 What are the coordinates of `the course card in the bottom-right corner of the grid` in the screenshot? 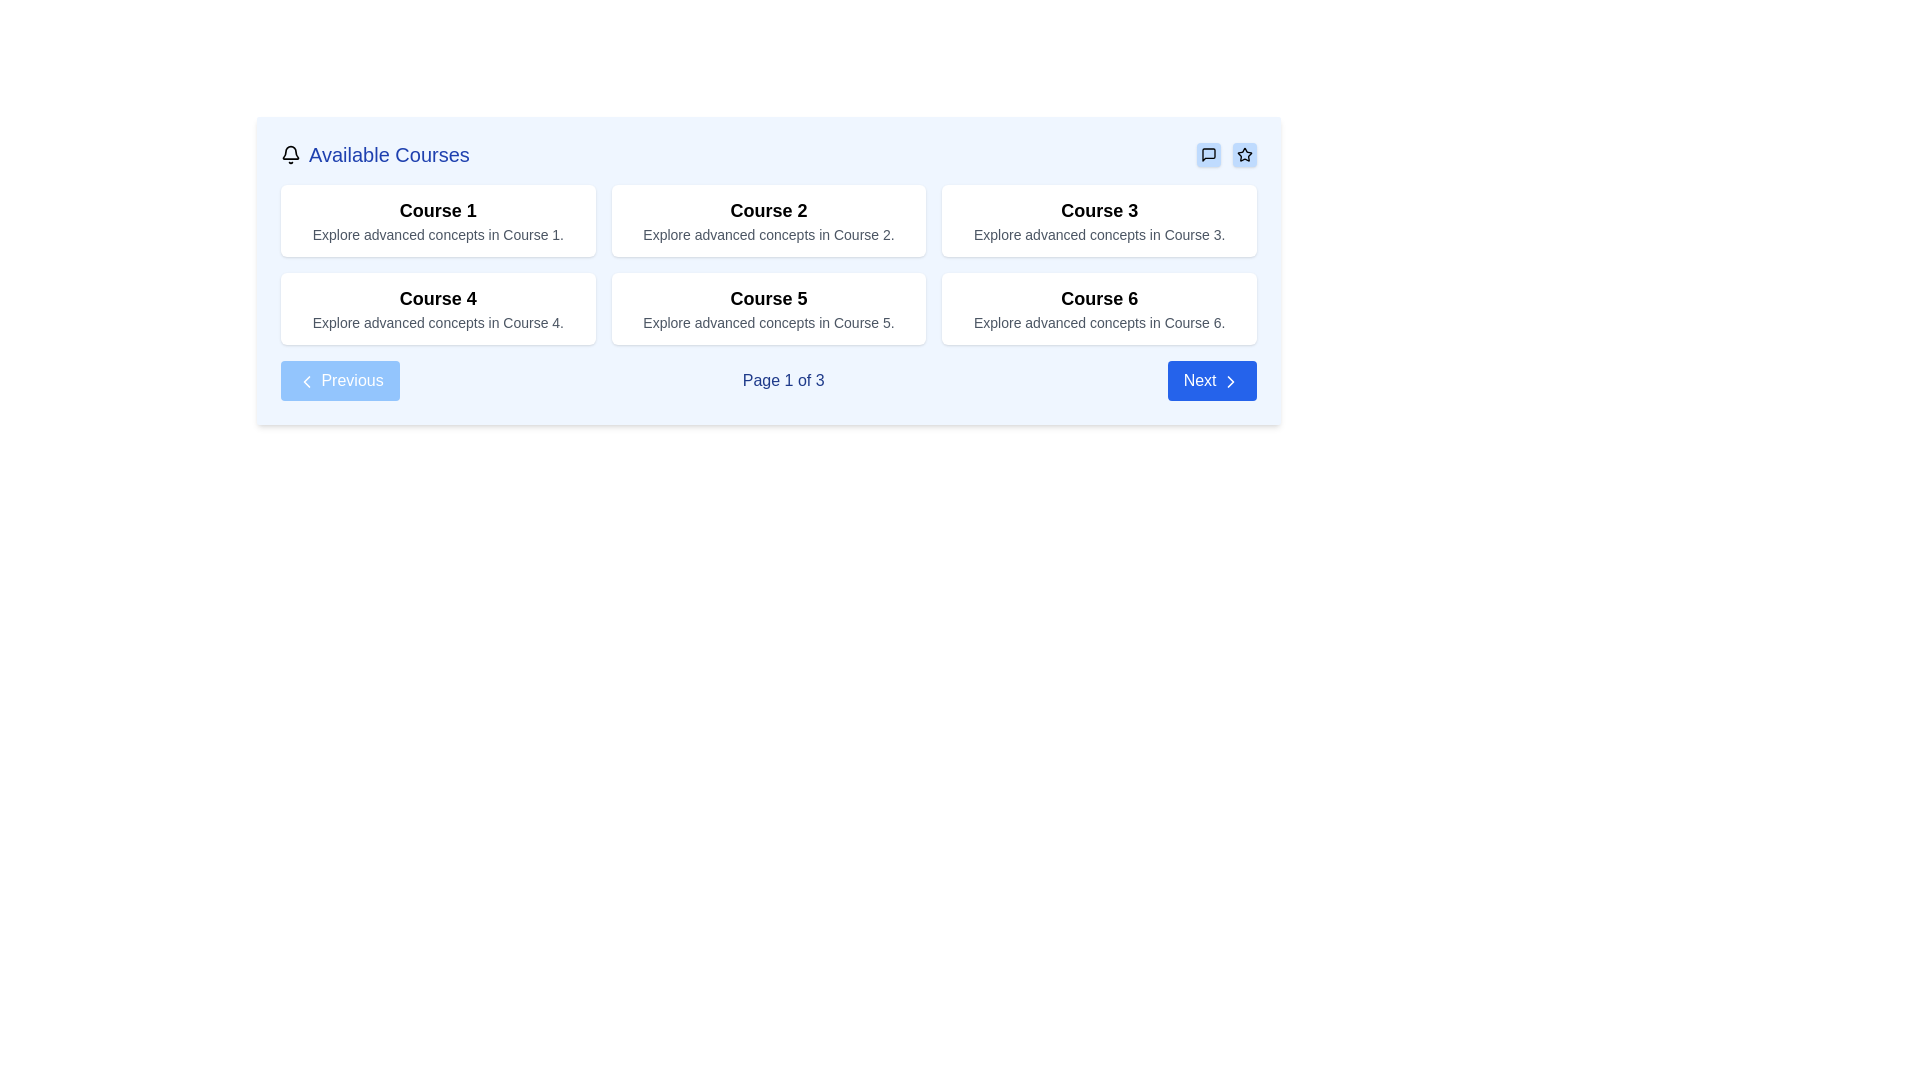 It's located at (1098, 308).